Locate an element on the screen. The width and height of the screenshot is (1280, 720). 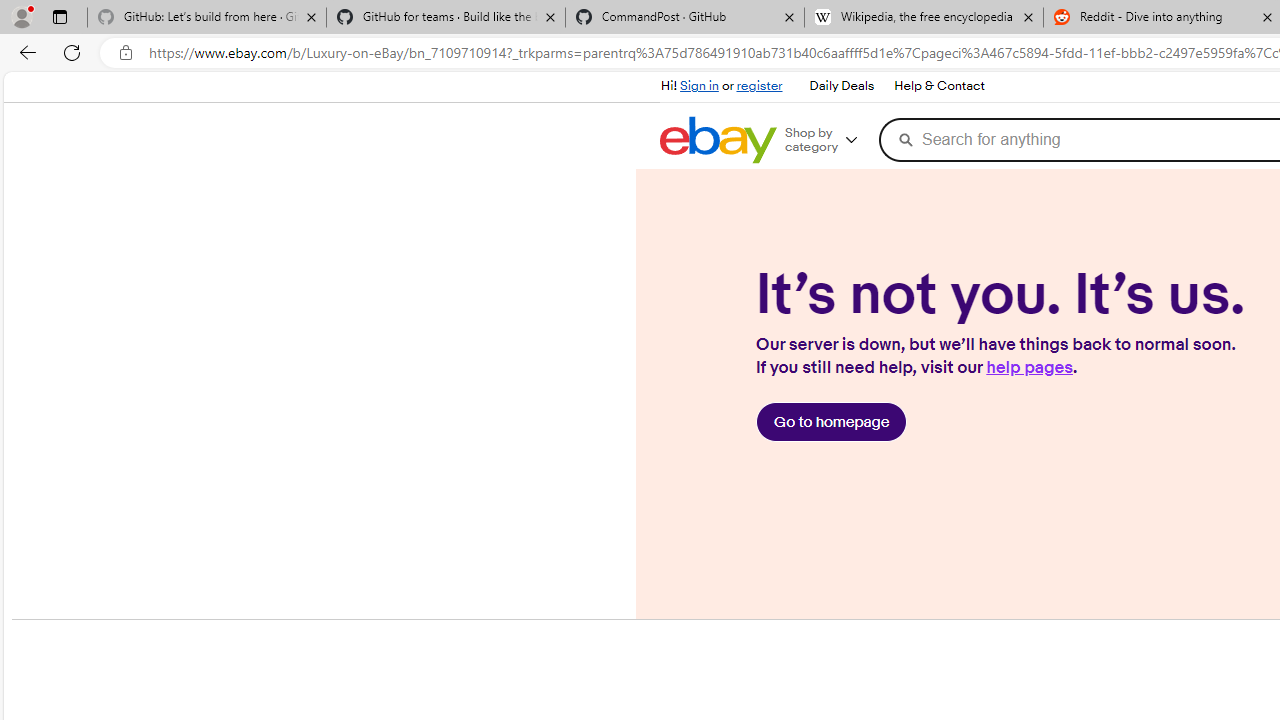
'register' is located at coordinates (758, 85).